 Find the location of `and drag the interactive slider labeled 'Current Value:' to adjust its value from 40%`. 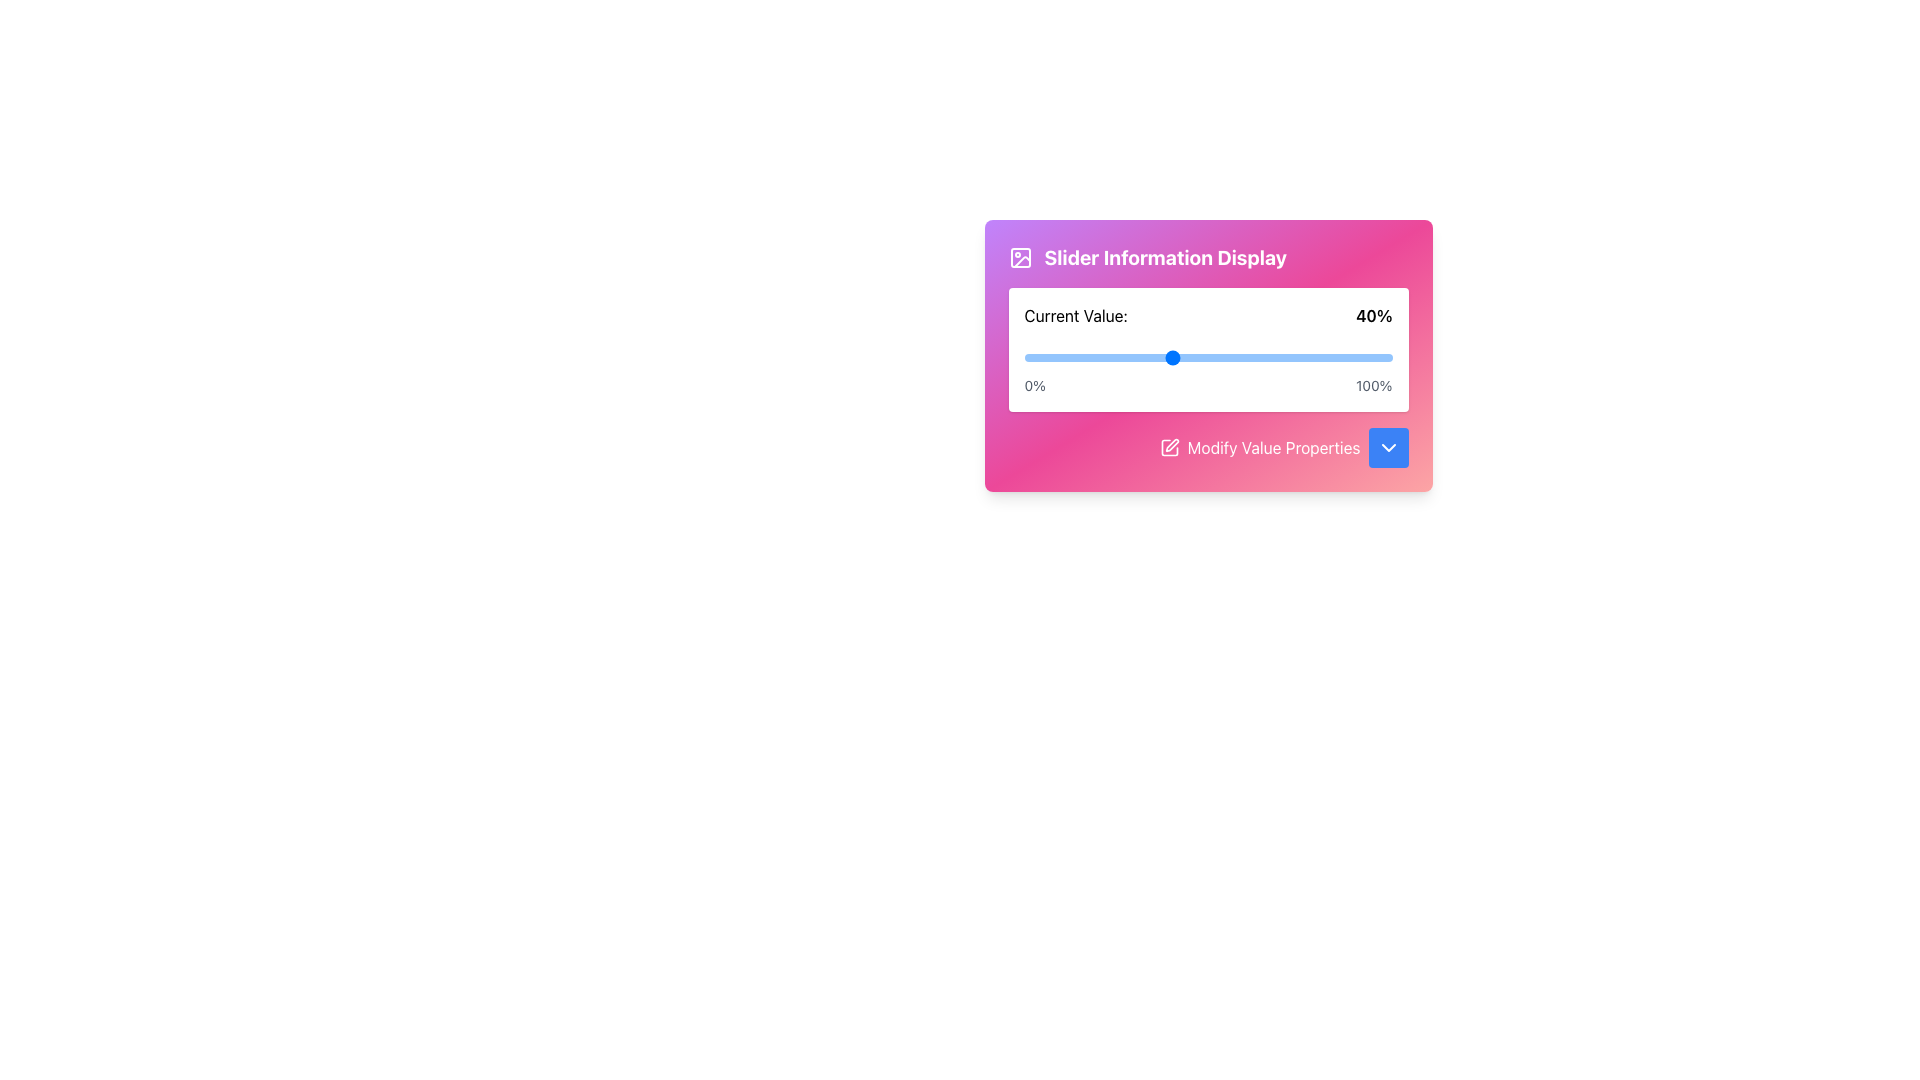

and drag the interactive slider labeled 'Current Value:' to adjust its value from 40% is located at coordinates (1207, 349).